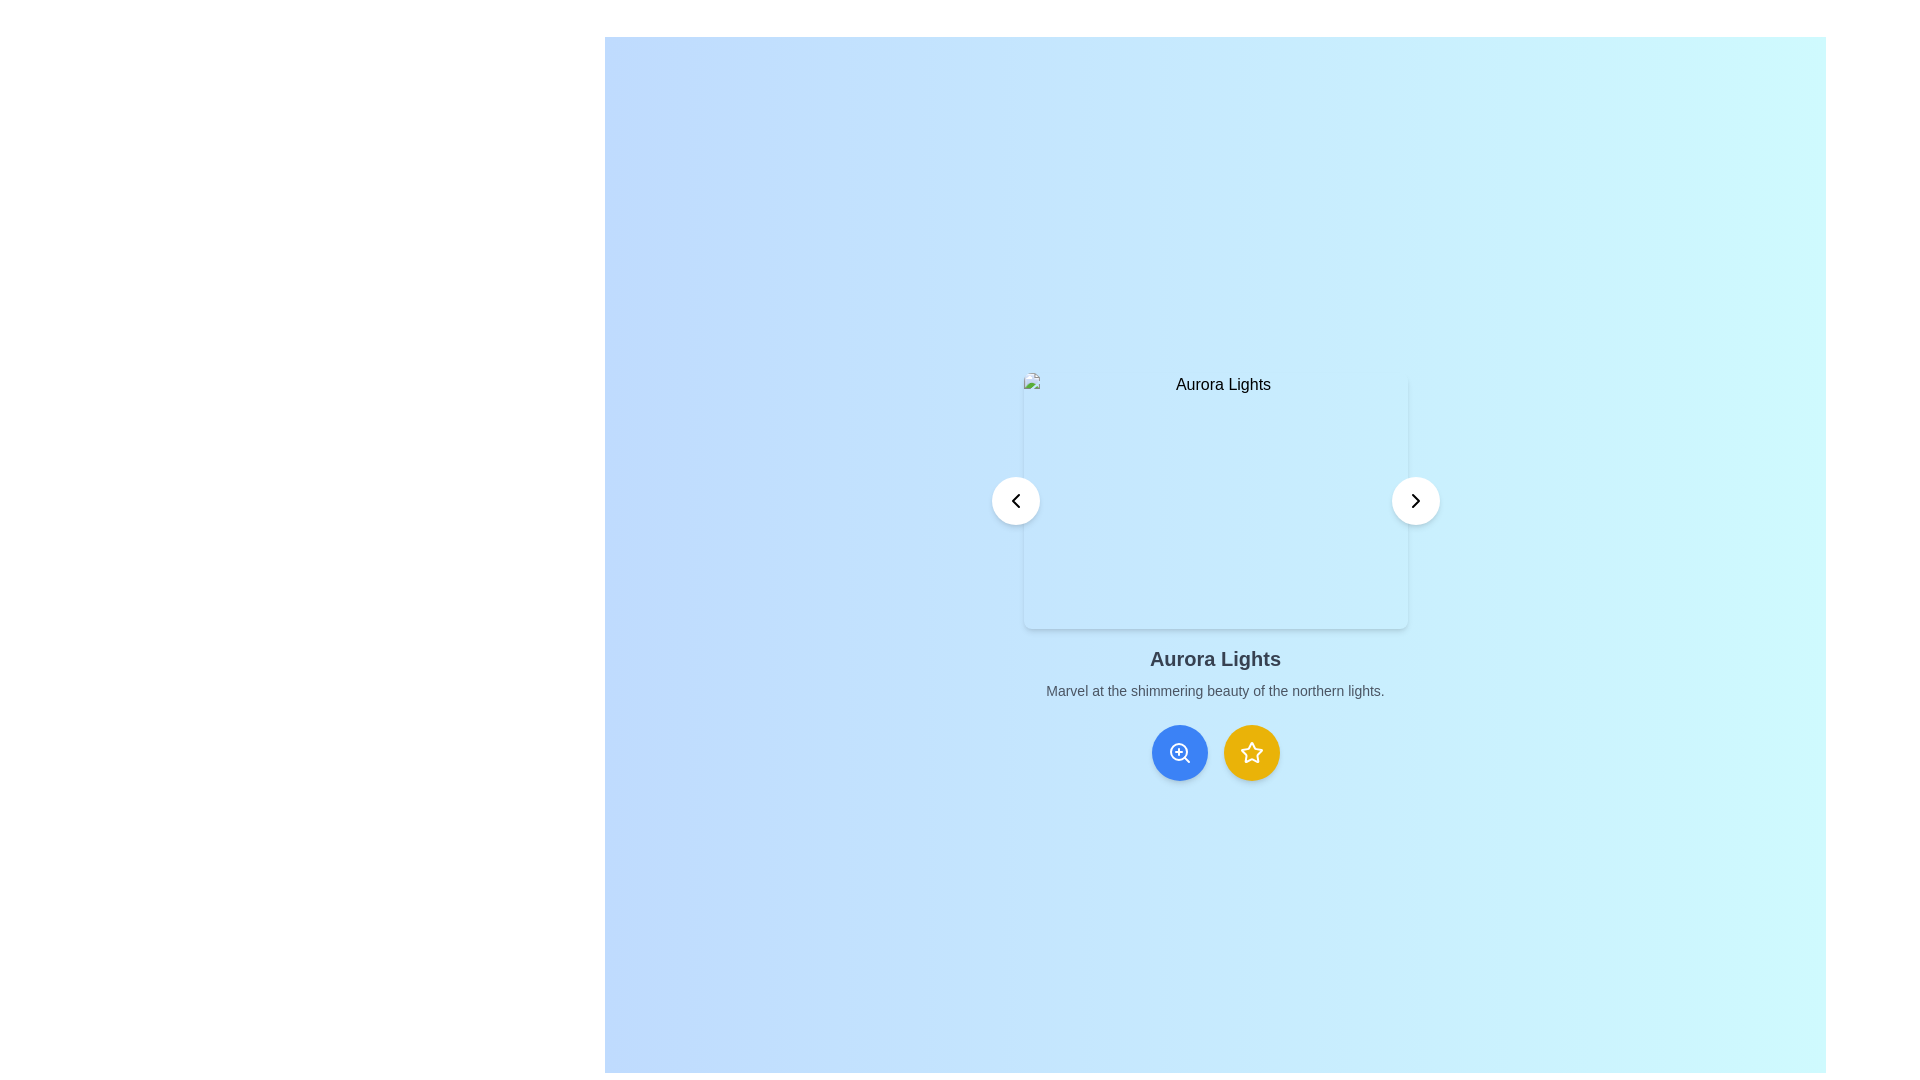  I want to click on the favorite button with a star icon, located to the right of the blue circular magnifying glass button, below the title 'Aurora Lights', so click(1250, 752).